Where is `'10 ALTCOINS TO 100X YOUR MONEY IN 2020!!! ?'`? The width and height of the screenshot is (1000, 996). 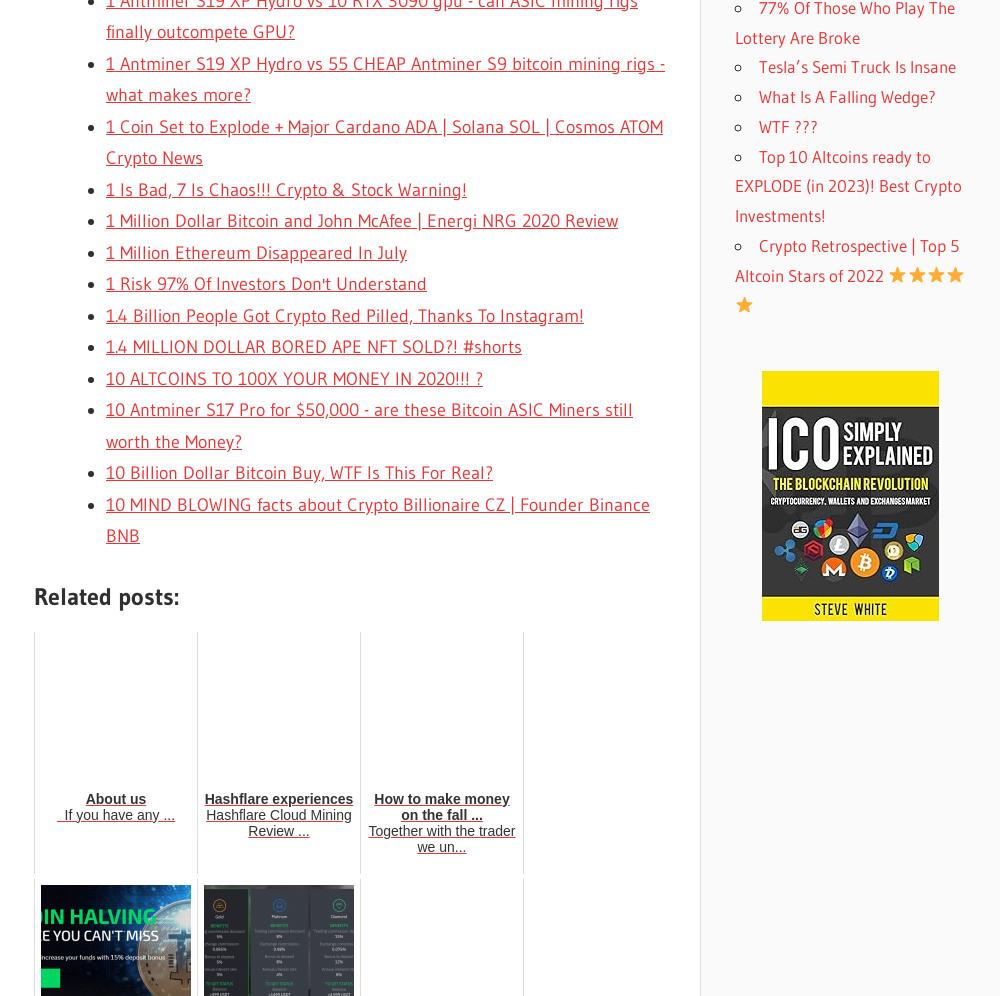
'10 ALTCOINS TO 100X YOUR MONEY IN 2020!!! ?' is located at coordinates (294, 376).